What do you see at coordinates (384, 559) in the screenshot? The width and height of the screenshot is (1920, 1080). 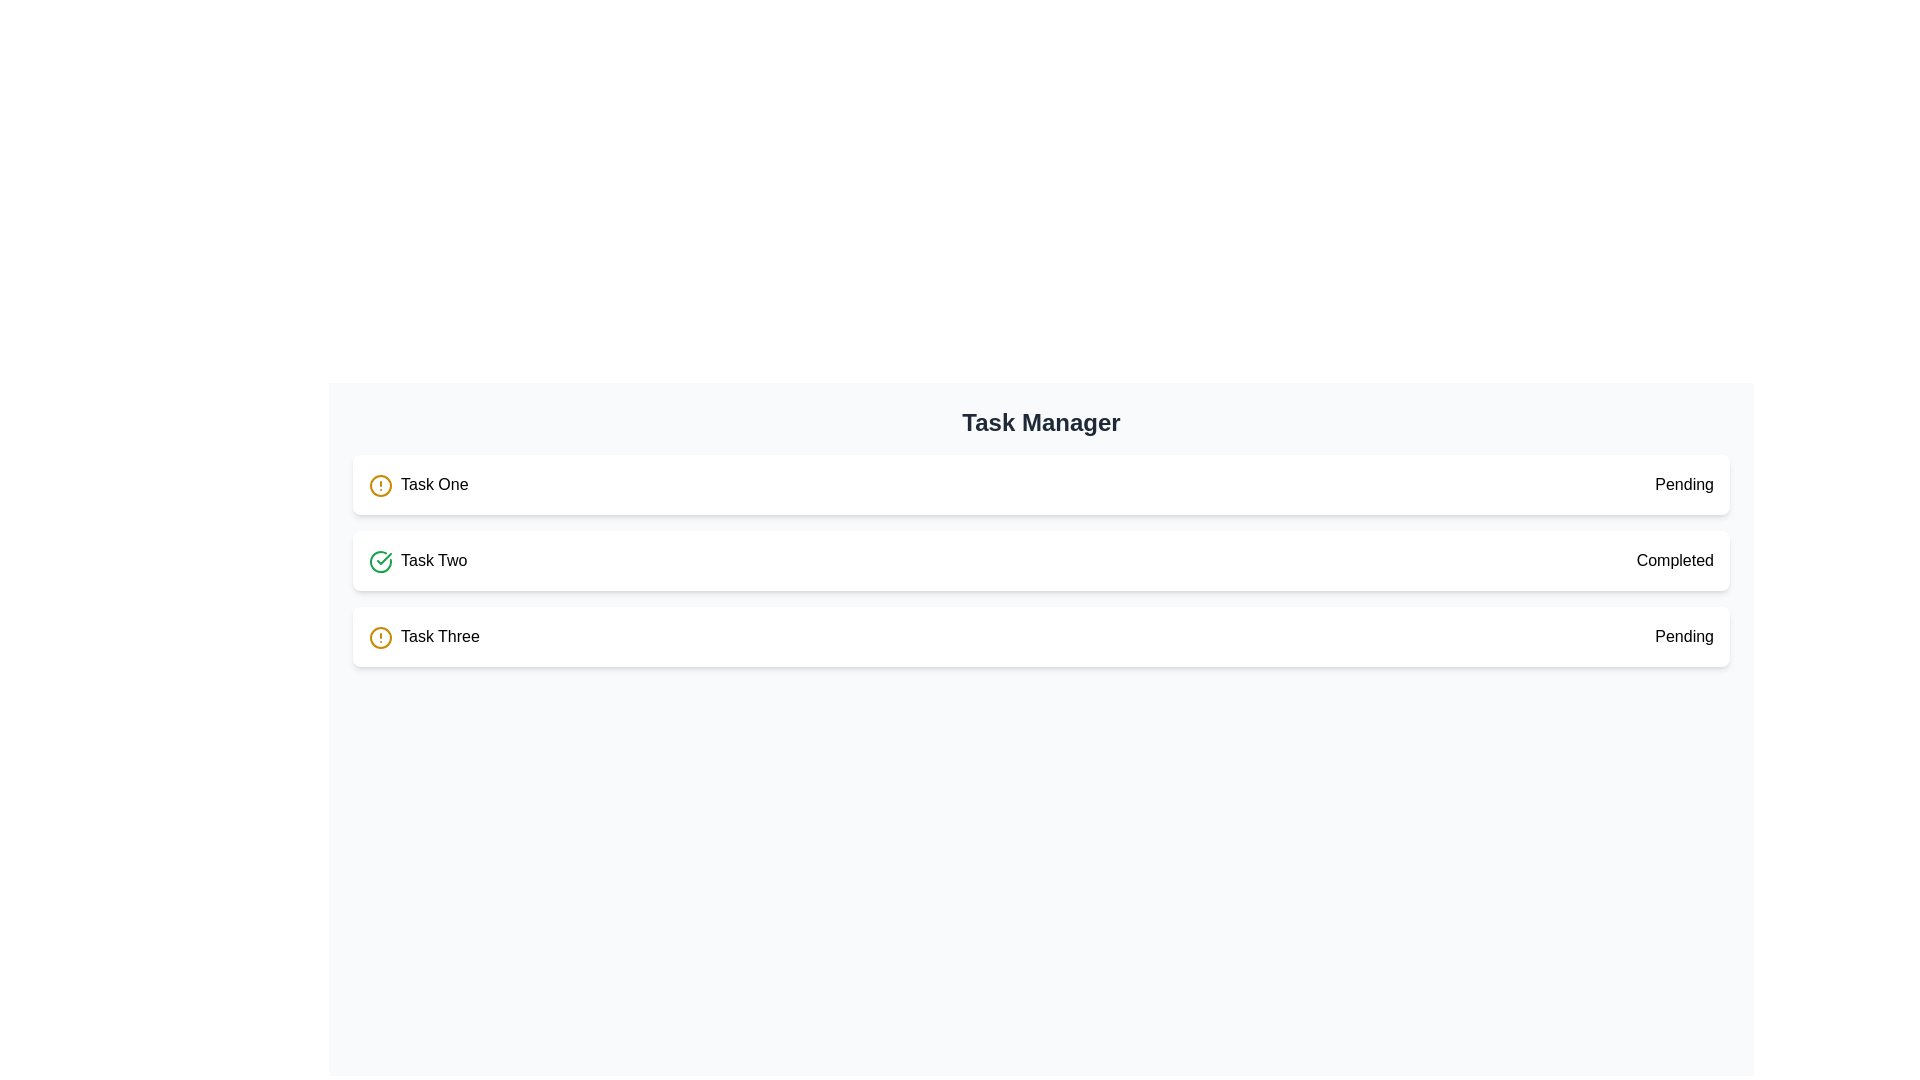 I see `the visual change of the completed task icon (checkmark) located in the second task item row of the task list by moving the mouse over it` at bounding box center [384, 559].